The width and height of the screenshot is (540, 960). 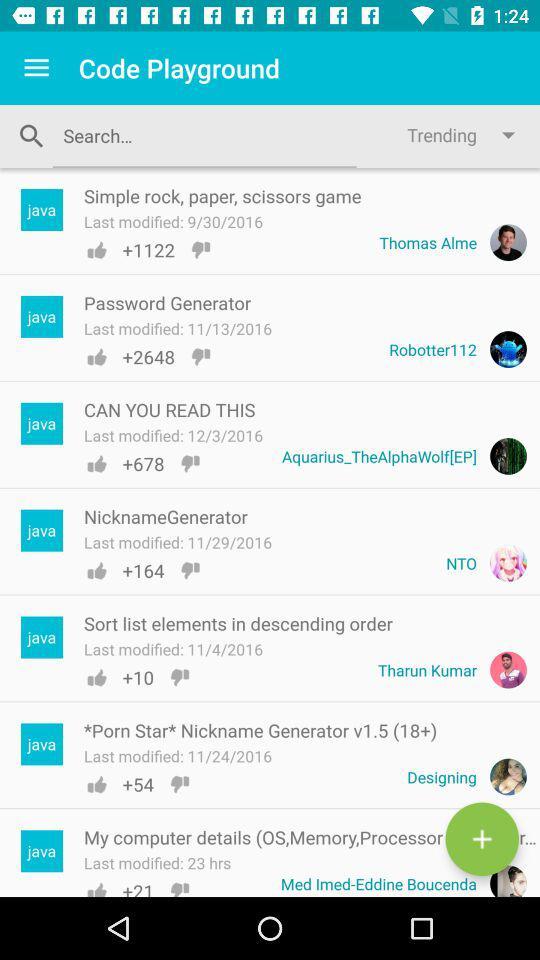 What do you see at coordinates (481, 839) in the screenshot?
I see `see computer details` at bounding box center [481, 839].